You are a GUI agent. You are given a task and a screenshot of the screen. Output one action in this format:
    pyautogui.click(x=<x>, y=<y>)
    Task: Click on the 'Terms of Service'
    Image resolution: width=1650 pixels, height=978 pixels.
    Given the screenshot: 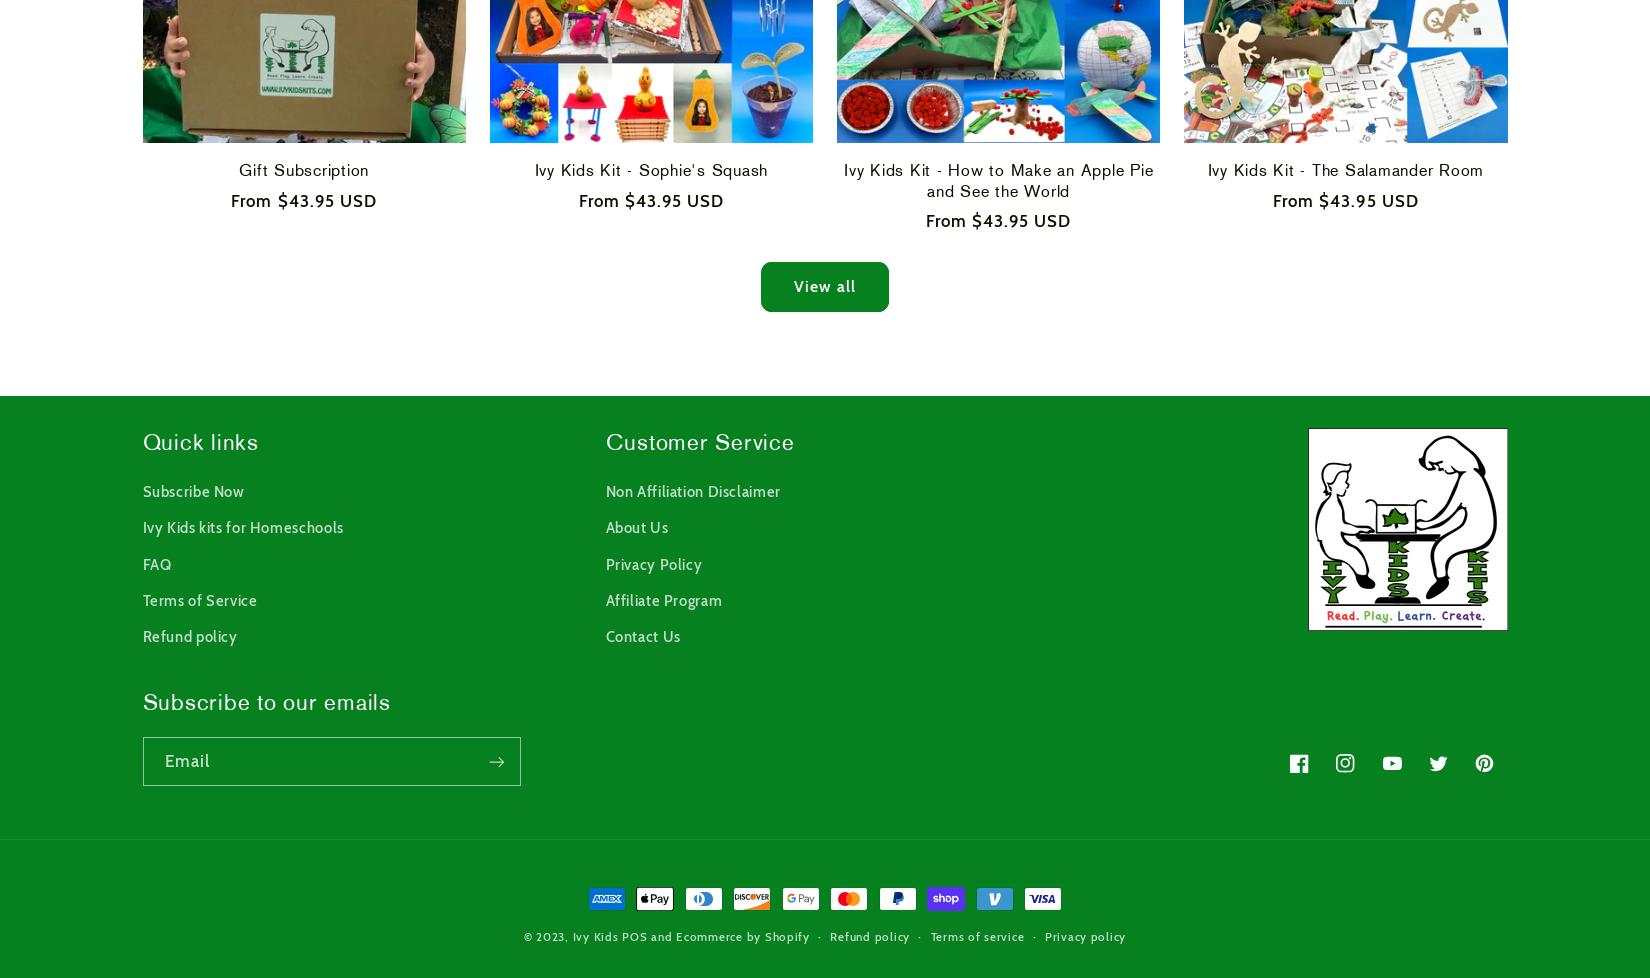 What is the action you would take?
    pyautogui.click(x=142, y=600)
    